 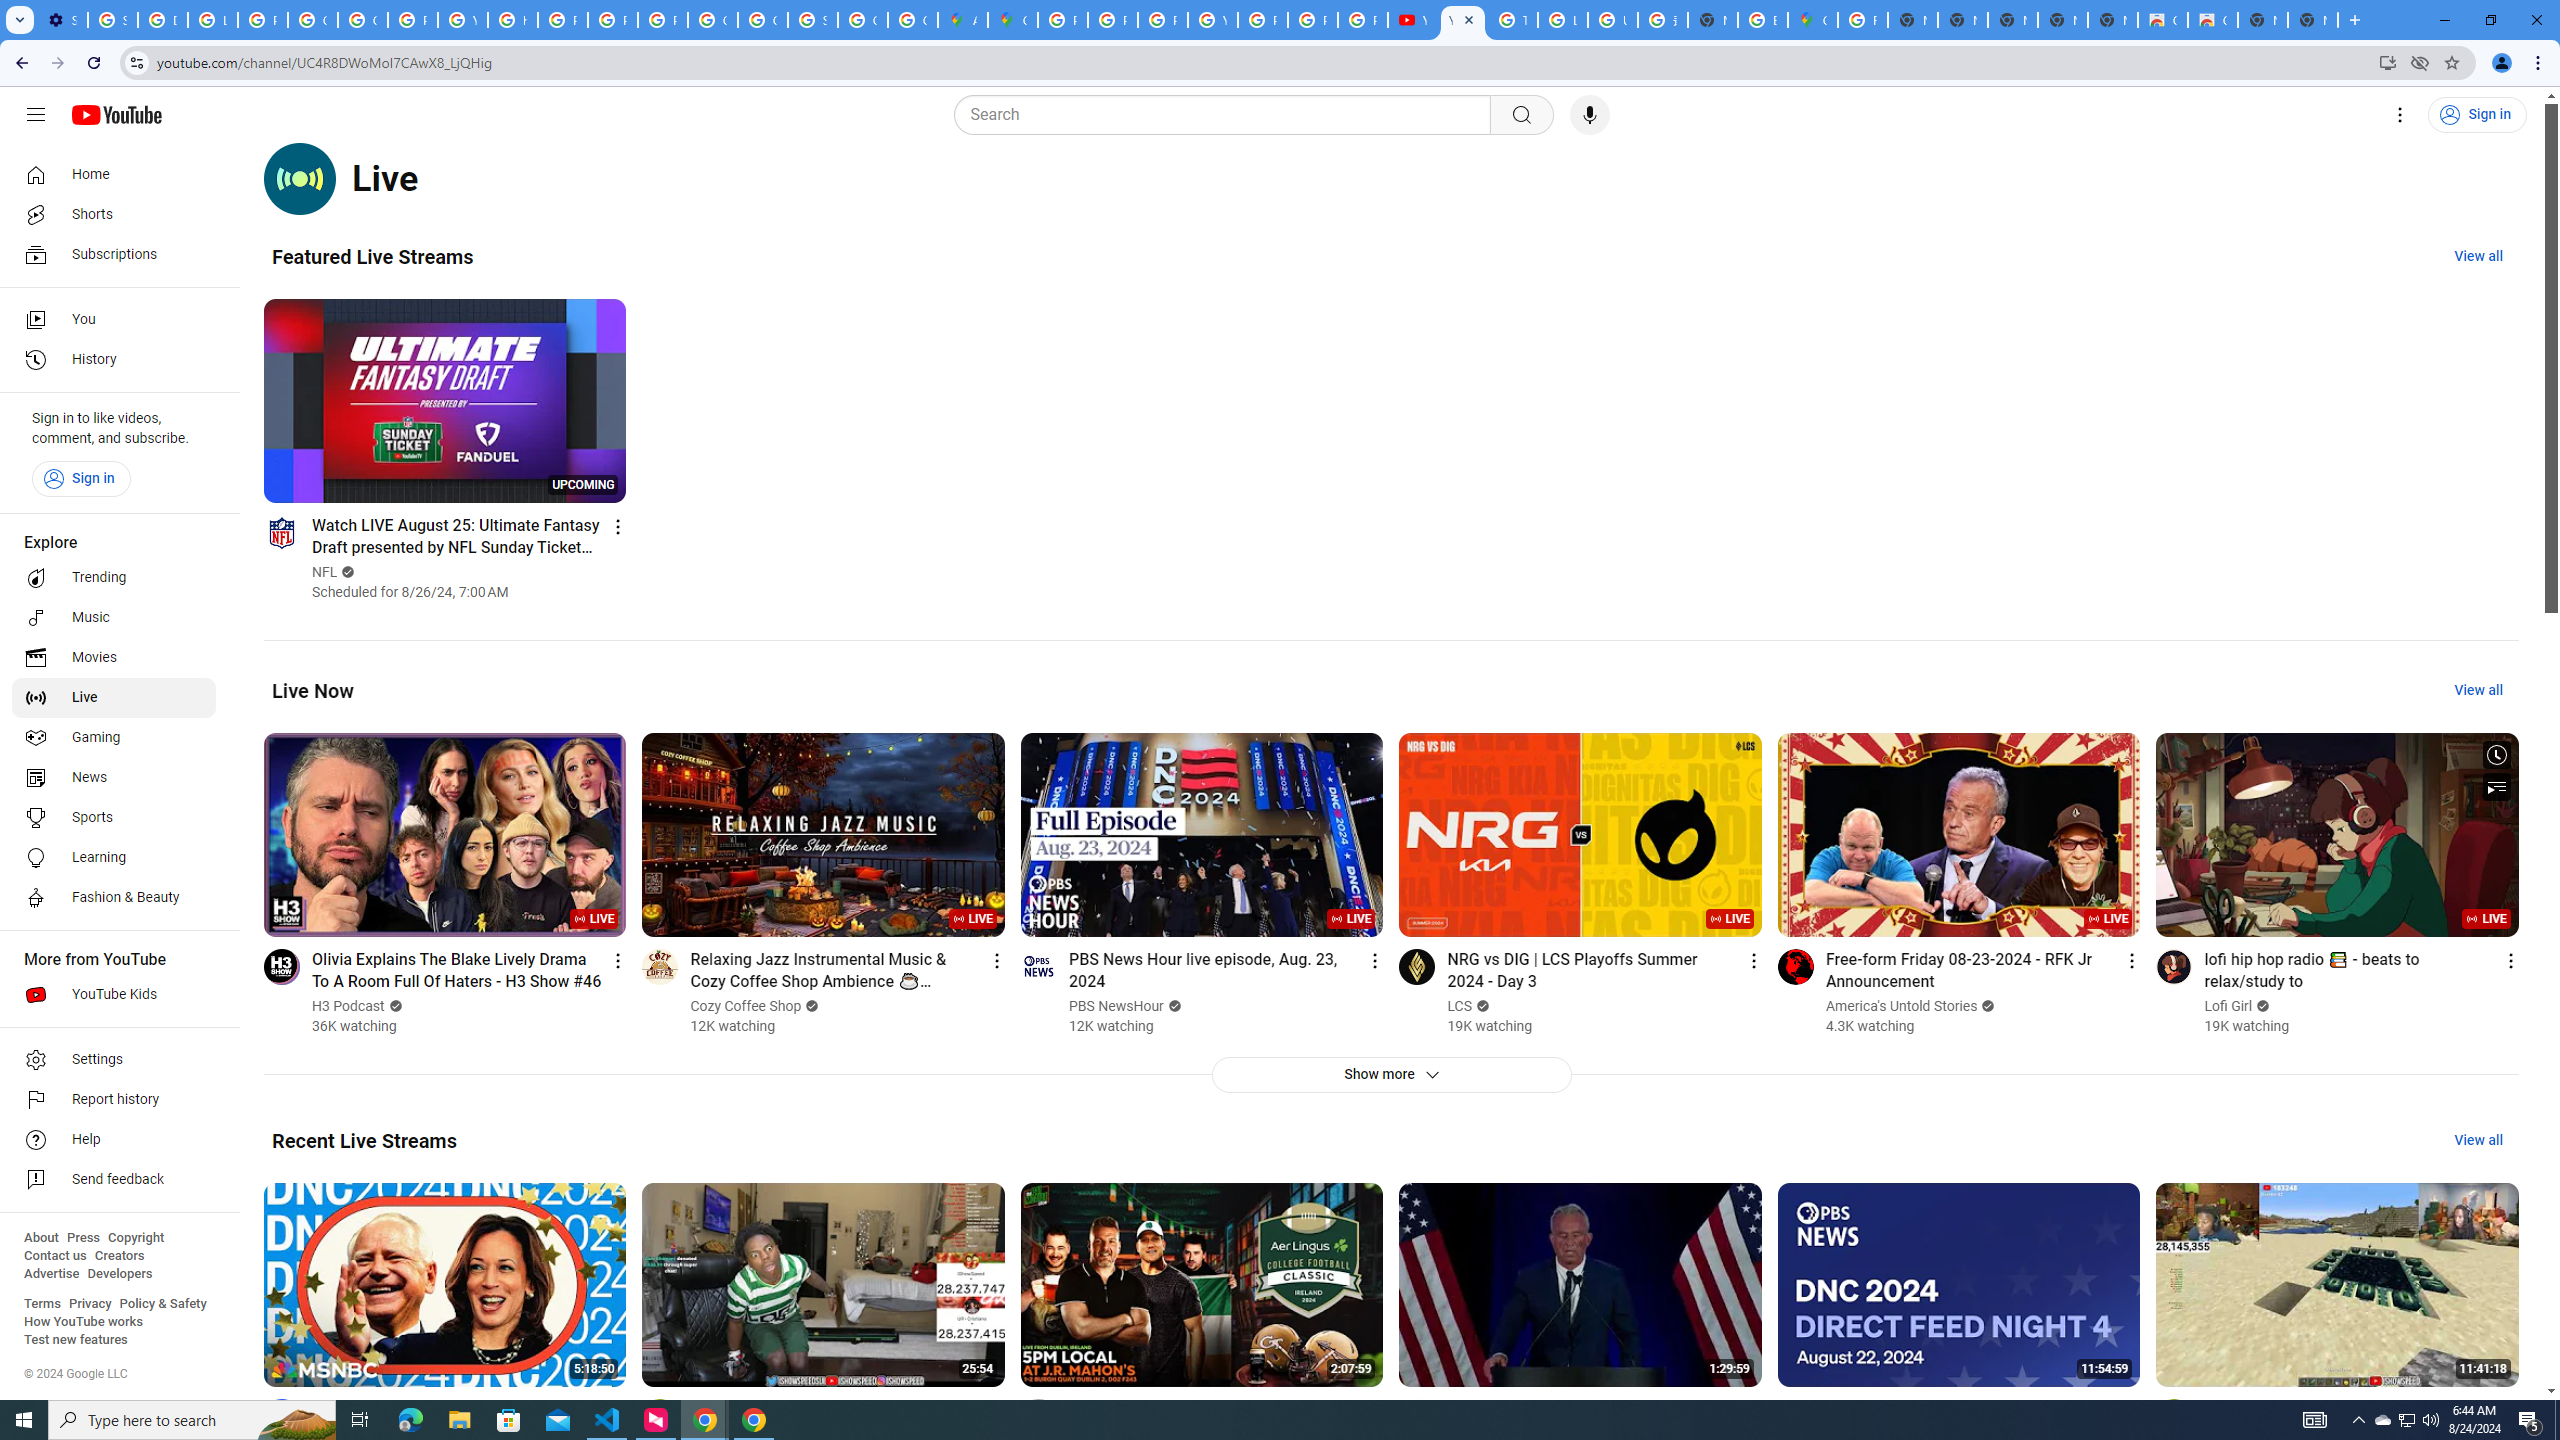 I want to click on 'Trending', so click(x=113, y=578).